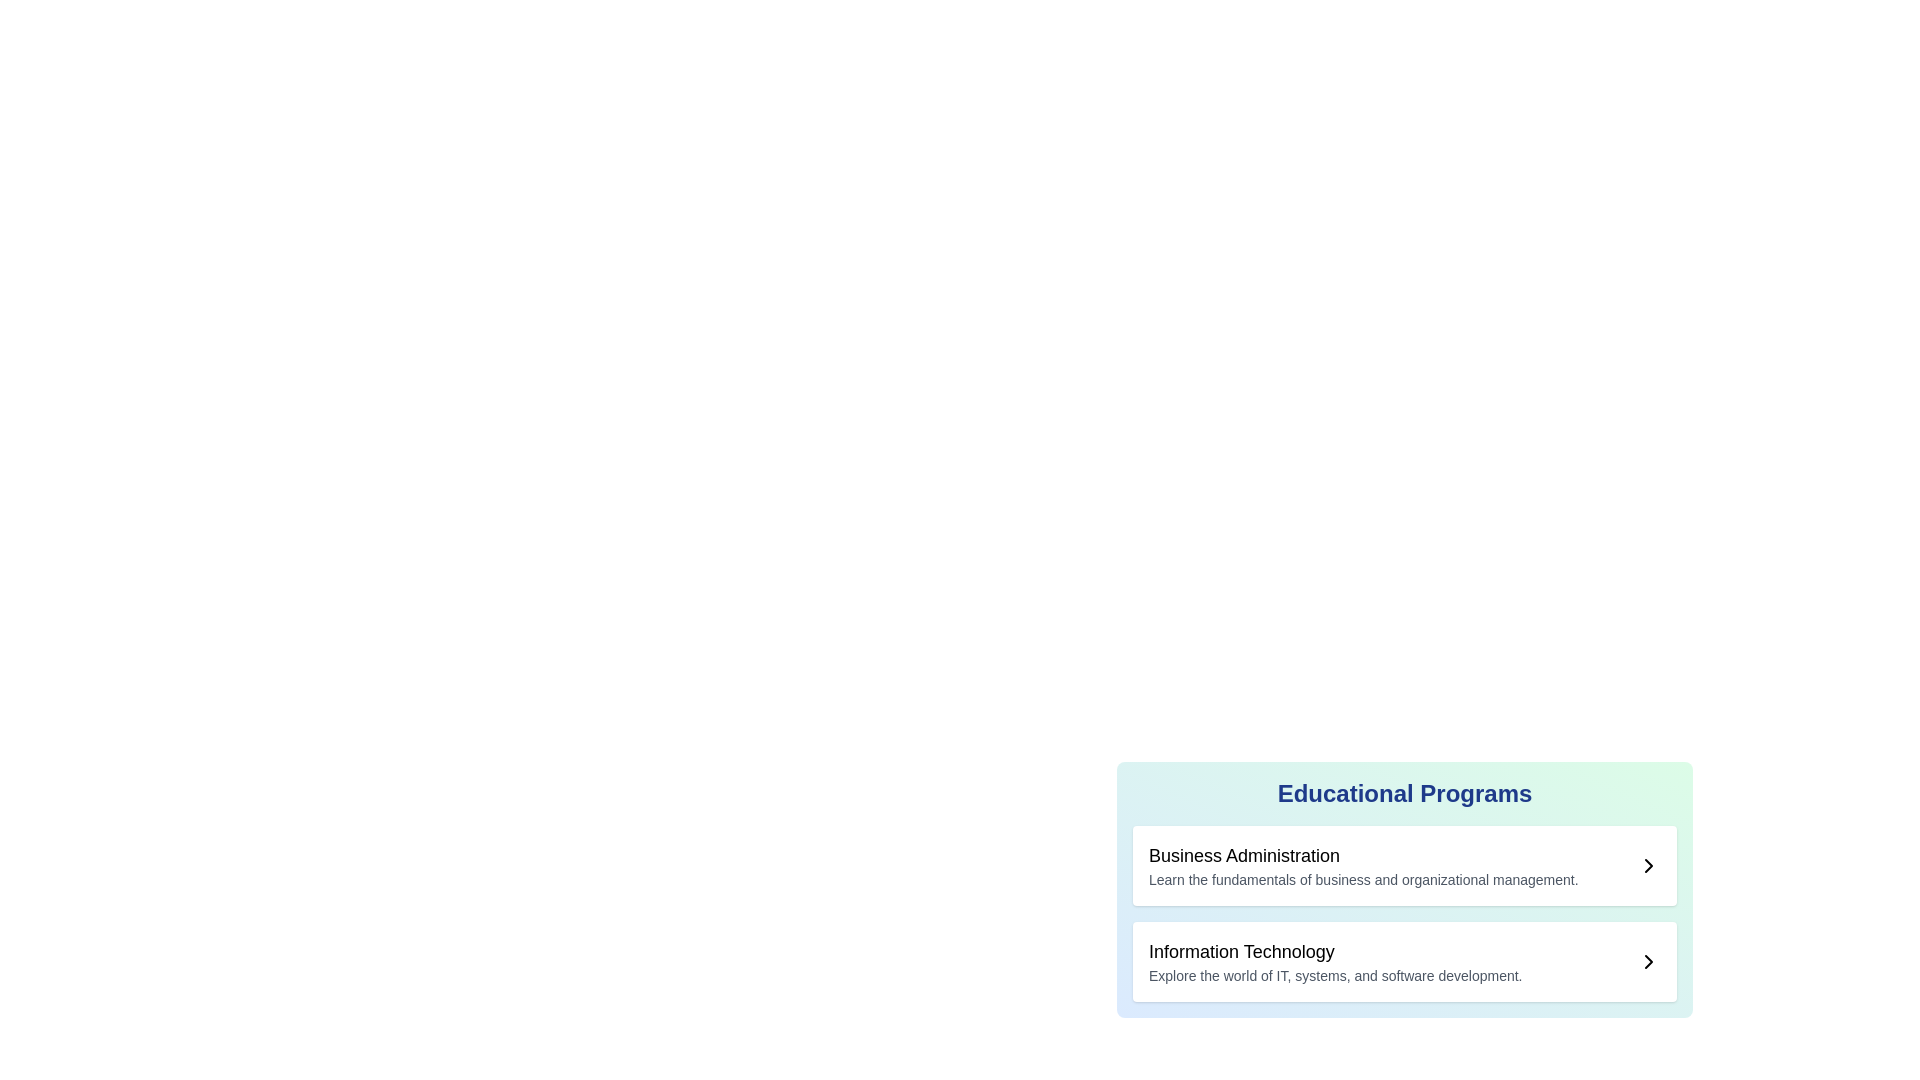  I want to click on the header element displaying the title 'Business Administration', so click(1362, 855).